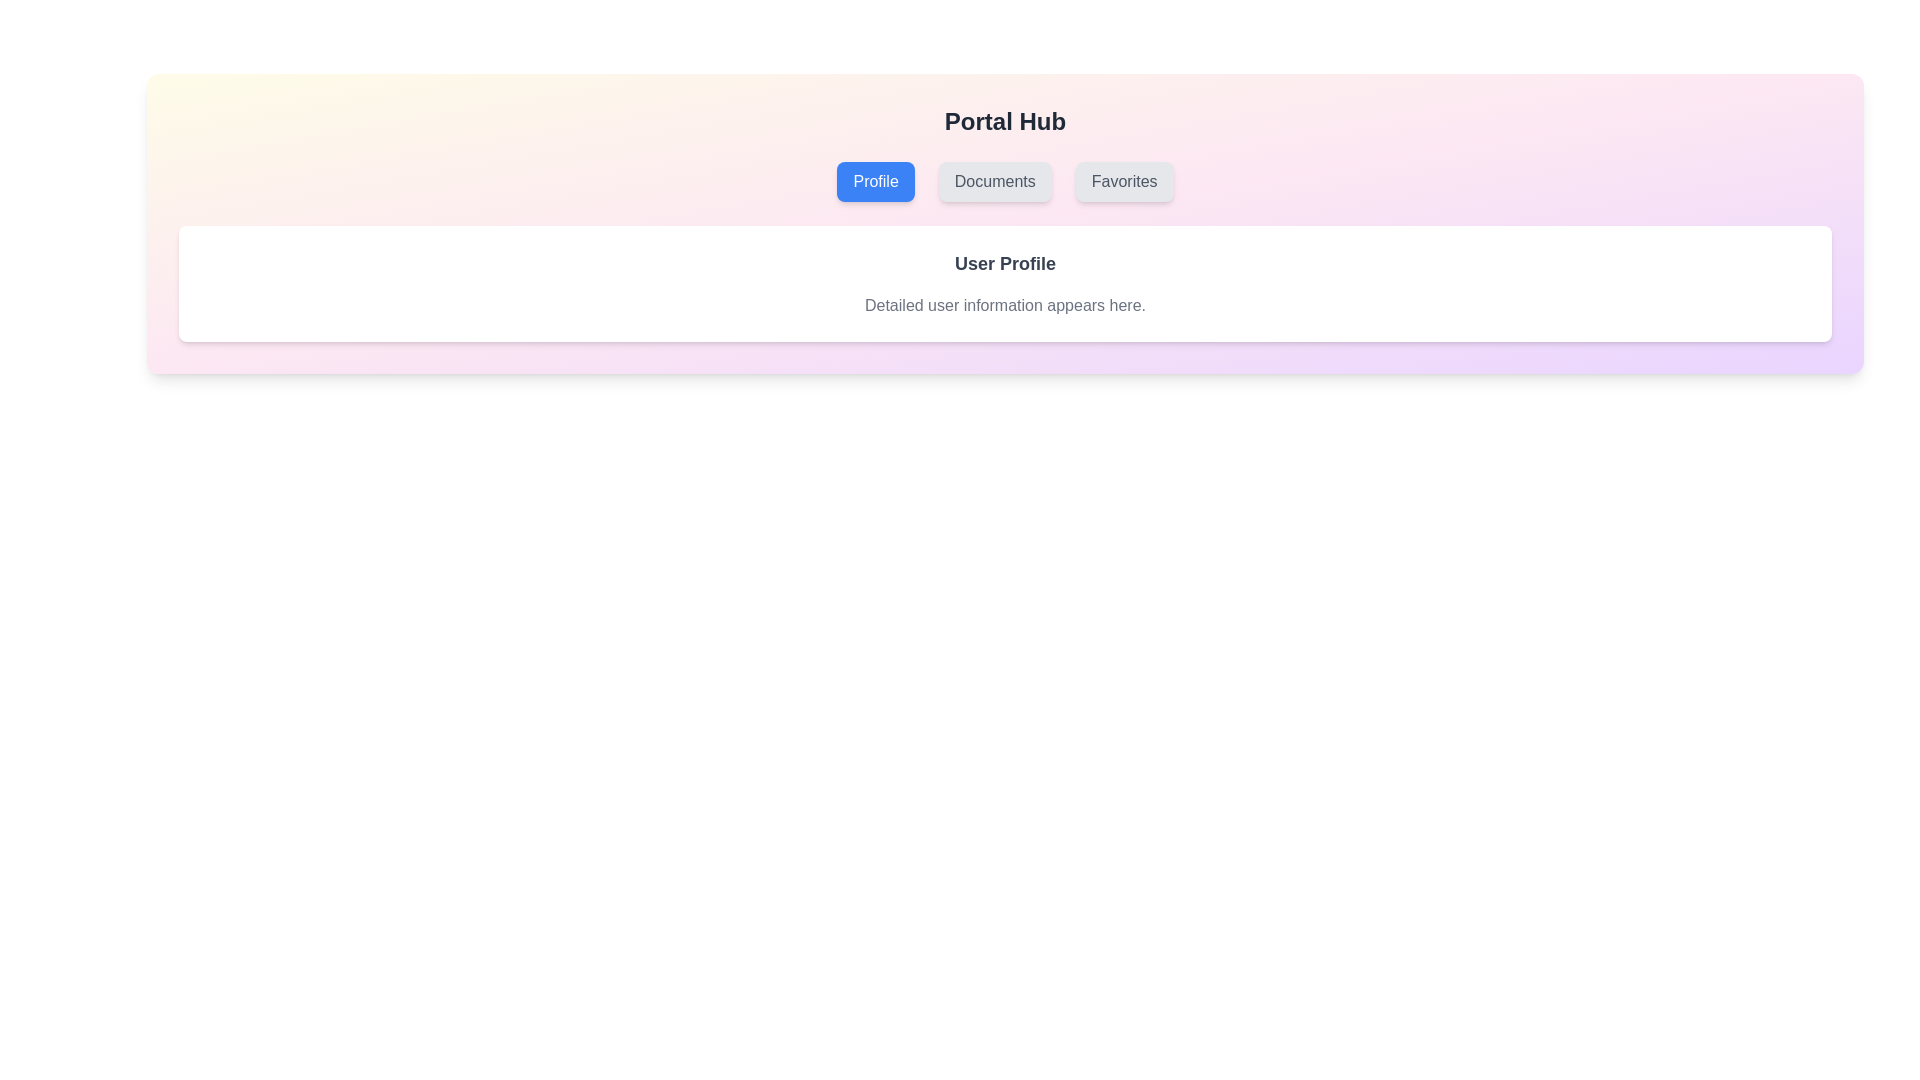  Describe the element at coordinates (876, 181) in the screenshot. I see `the first navigation button for accessing the 'Profile' section of the portal` at that location.